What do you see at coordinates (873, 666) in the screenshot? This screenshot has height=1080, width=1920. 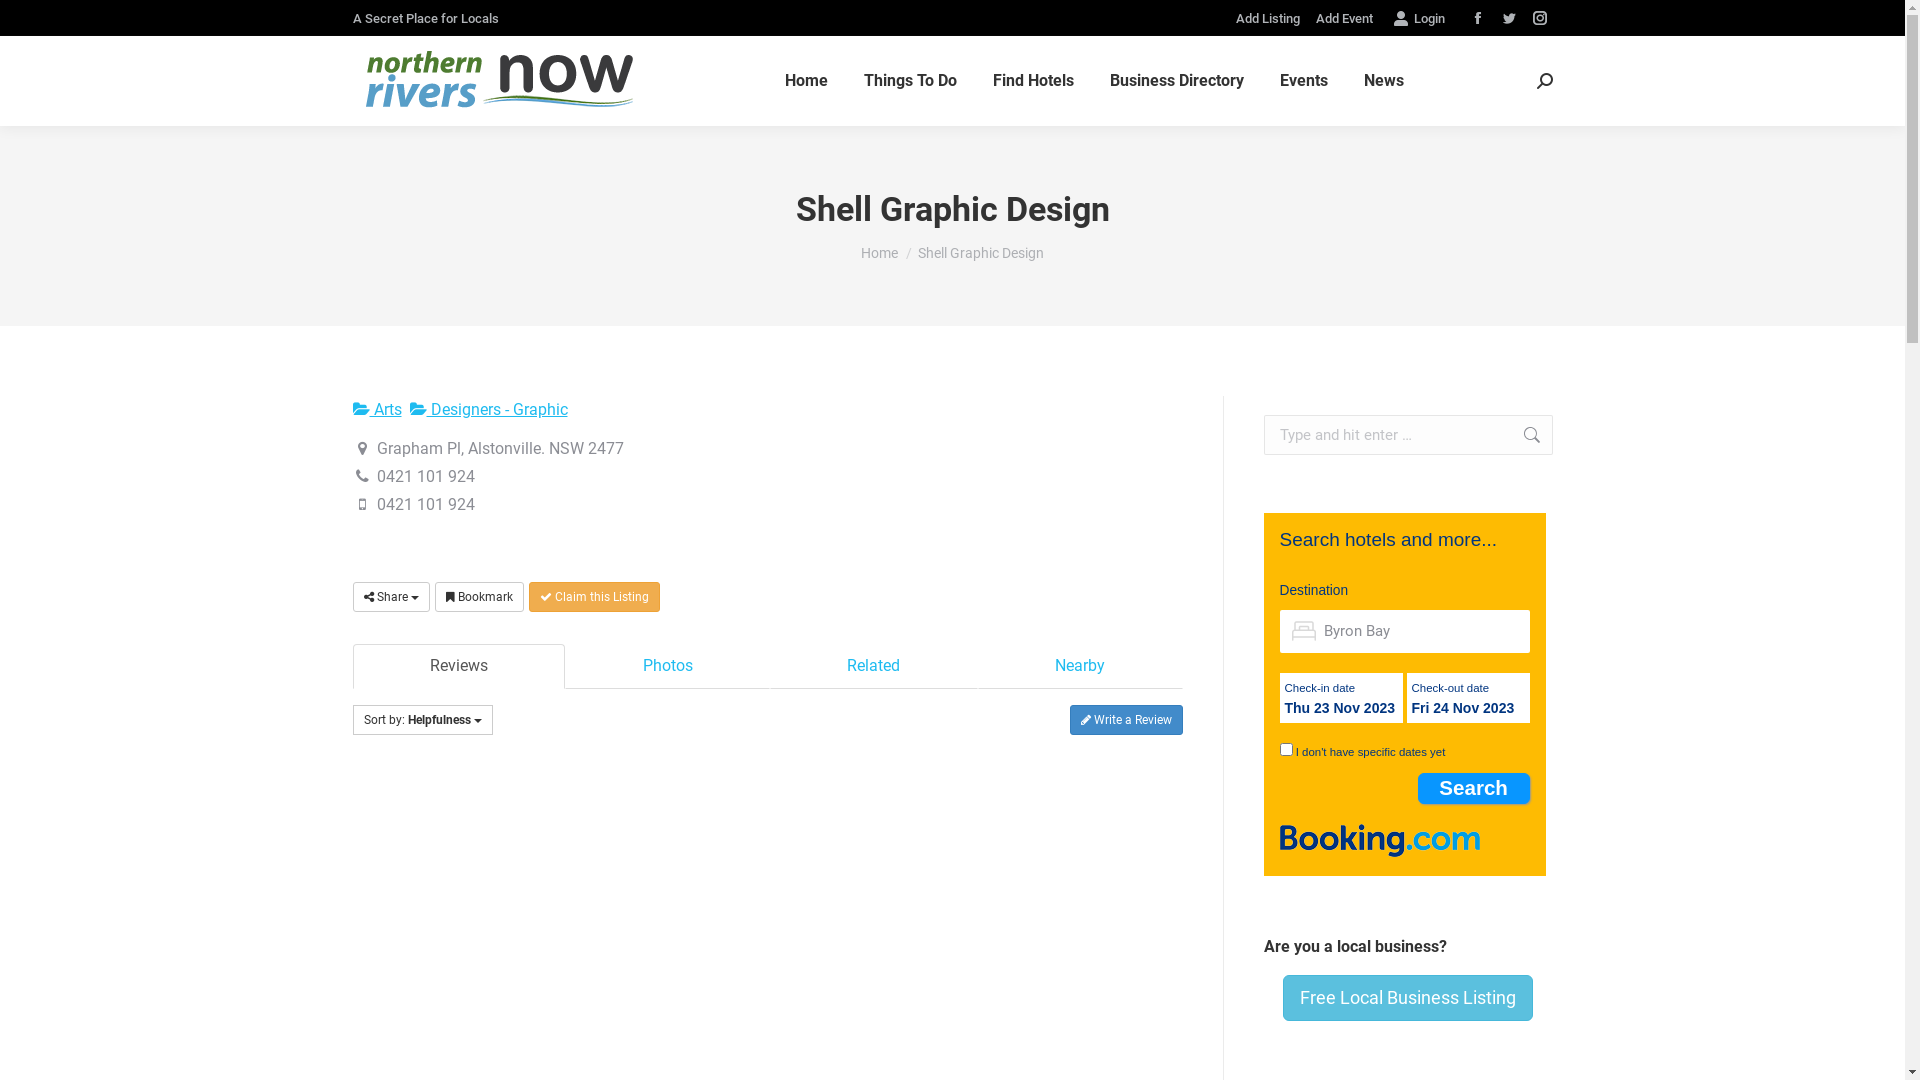 I see `'Related'` at bounding box center [873, 666].